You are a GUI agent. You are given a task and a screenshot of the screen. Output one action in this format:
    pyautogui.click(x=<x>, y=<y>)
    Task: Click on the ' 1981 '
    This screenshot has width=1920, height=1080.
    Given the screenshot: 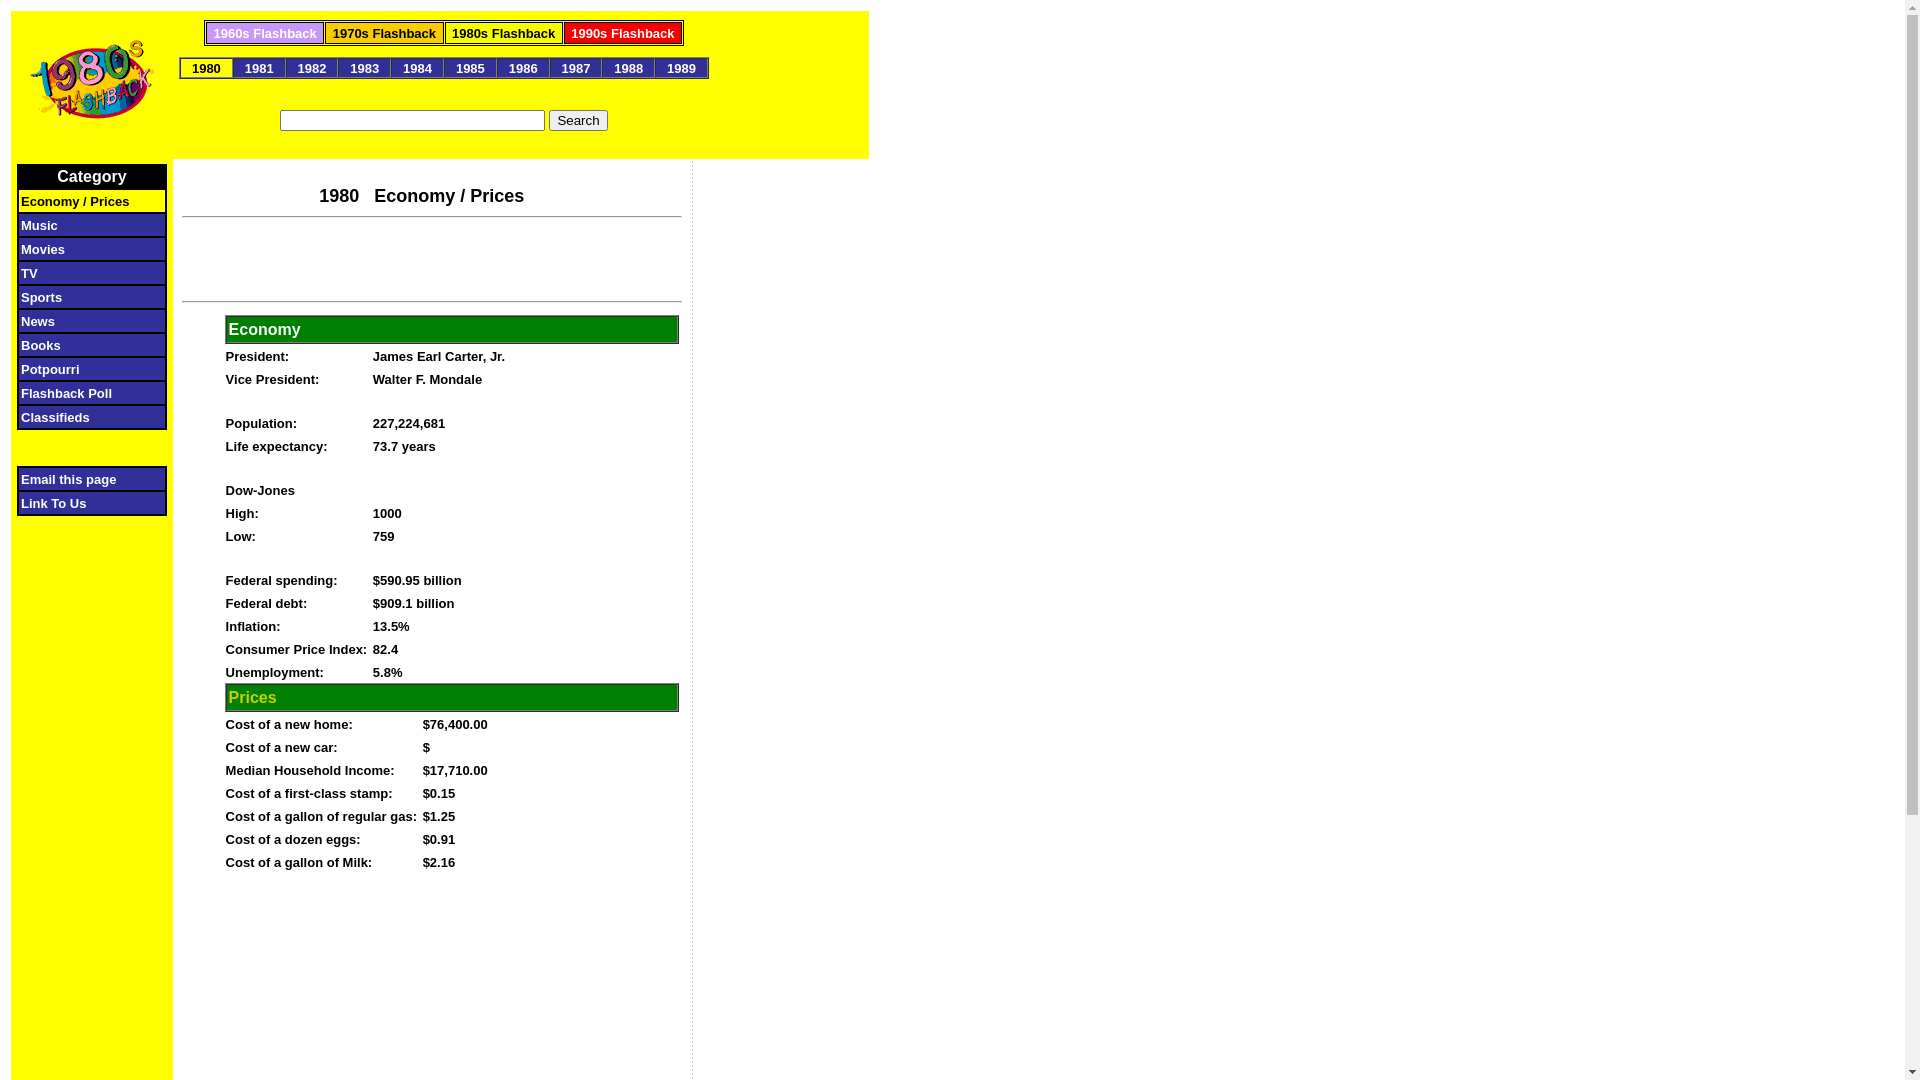 What is the action you would take?
    pyautogui.click(x=258, y=66)
    